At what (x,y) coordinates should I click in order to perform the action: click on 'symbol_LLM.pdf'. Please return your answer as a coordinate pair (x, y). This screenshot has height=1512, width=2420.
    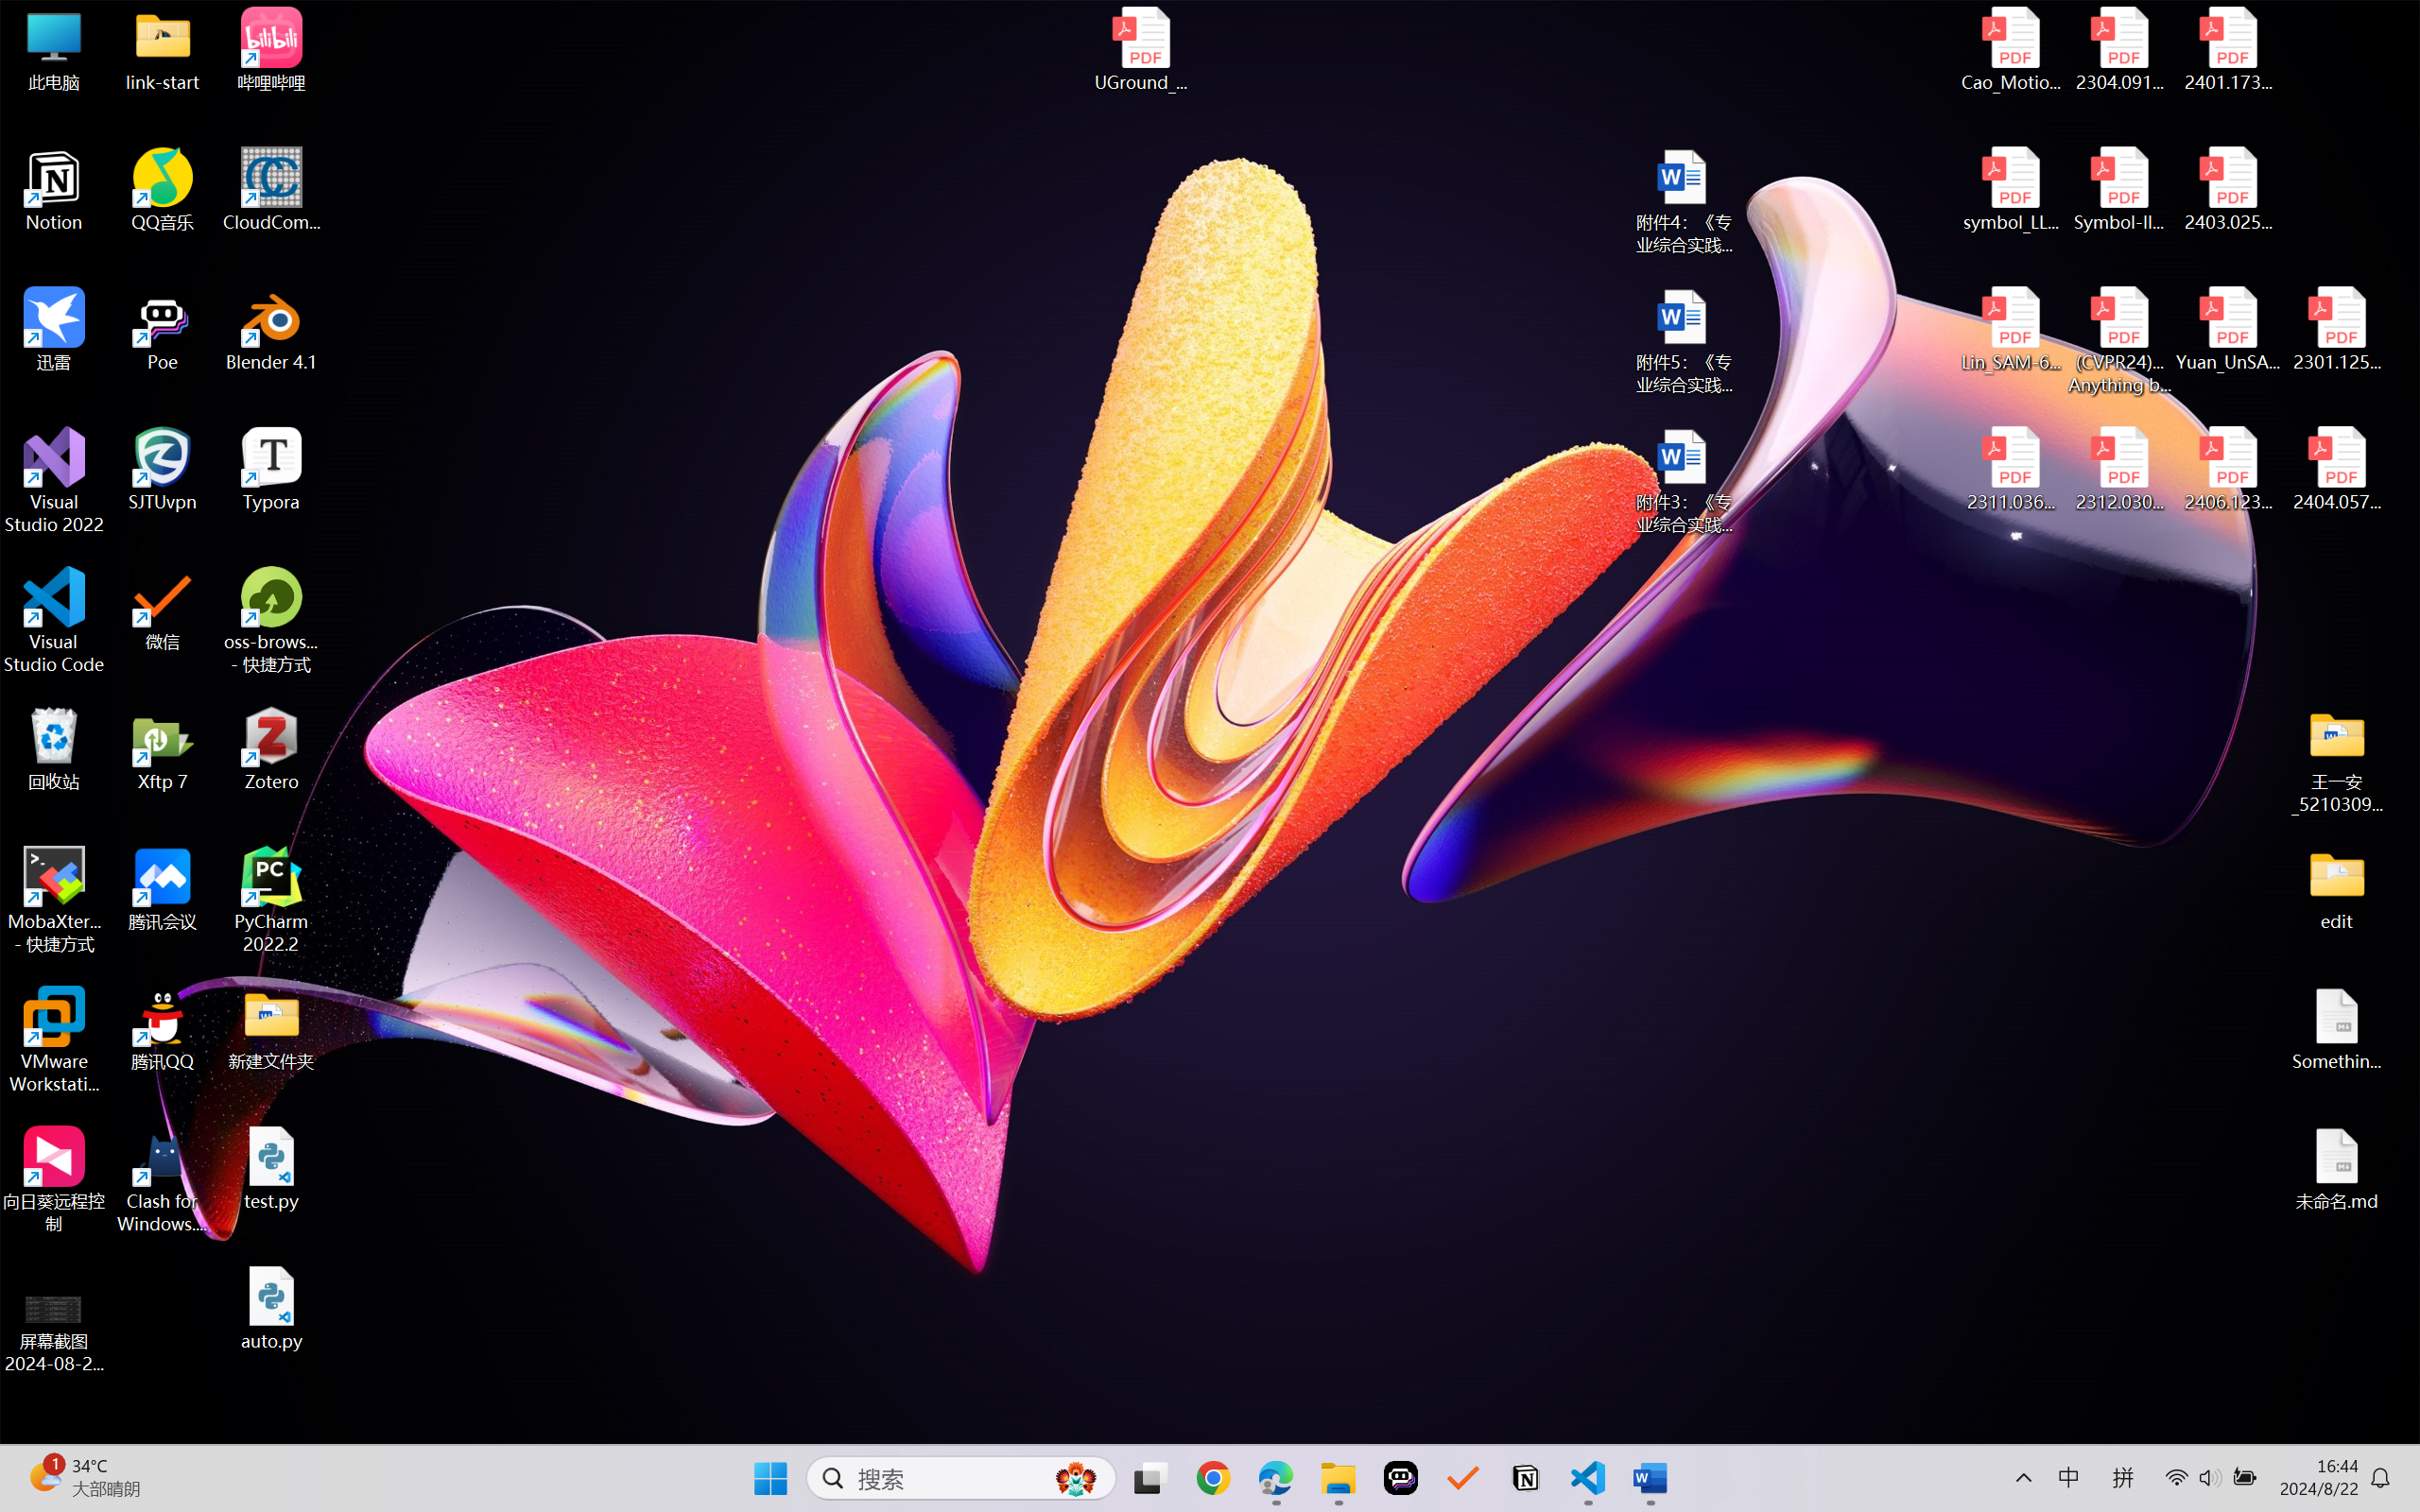
    Looking at the image, I should click on (2011, 190).